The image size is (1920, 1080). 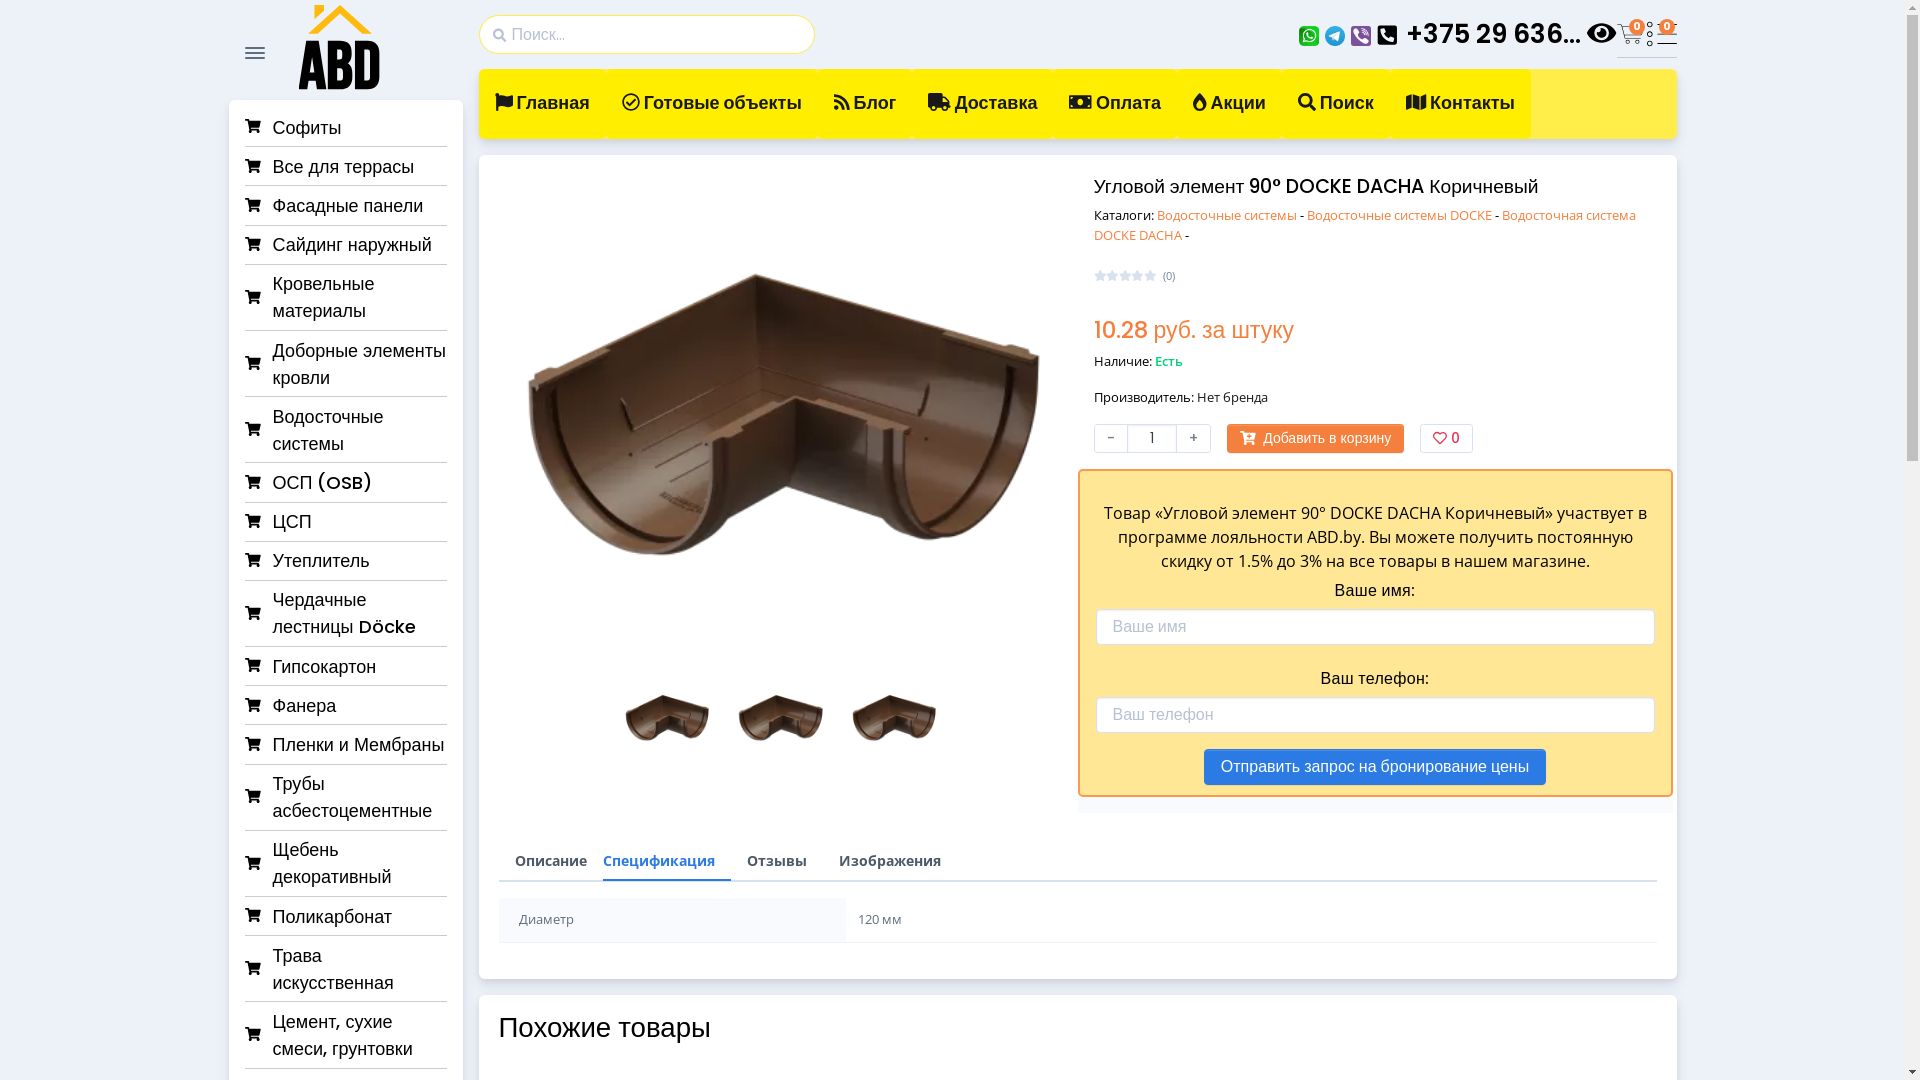 I want to click on '0', so click(x=1660, y=34).